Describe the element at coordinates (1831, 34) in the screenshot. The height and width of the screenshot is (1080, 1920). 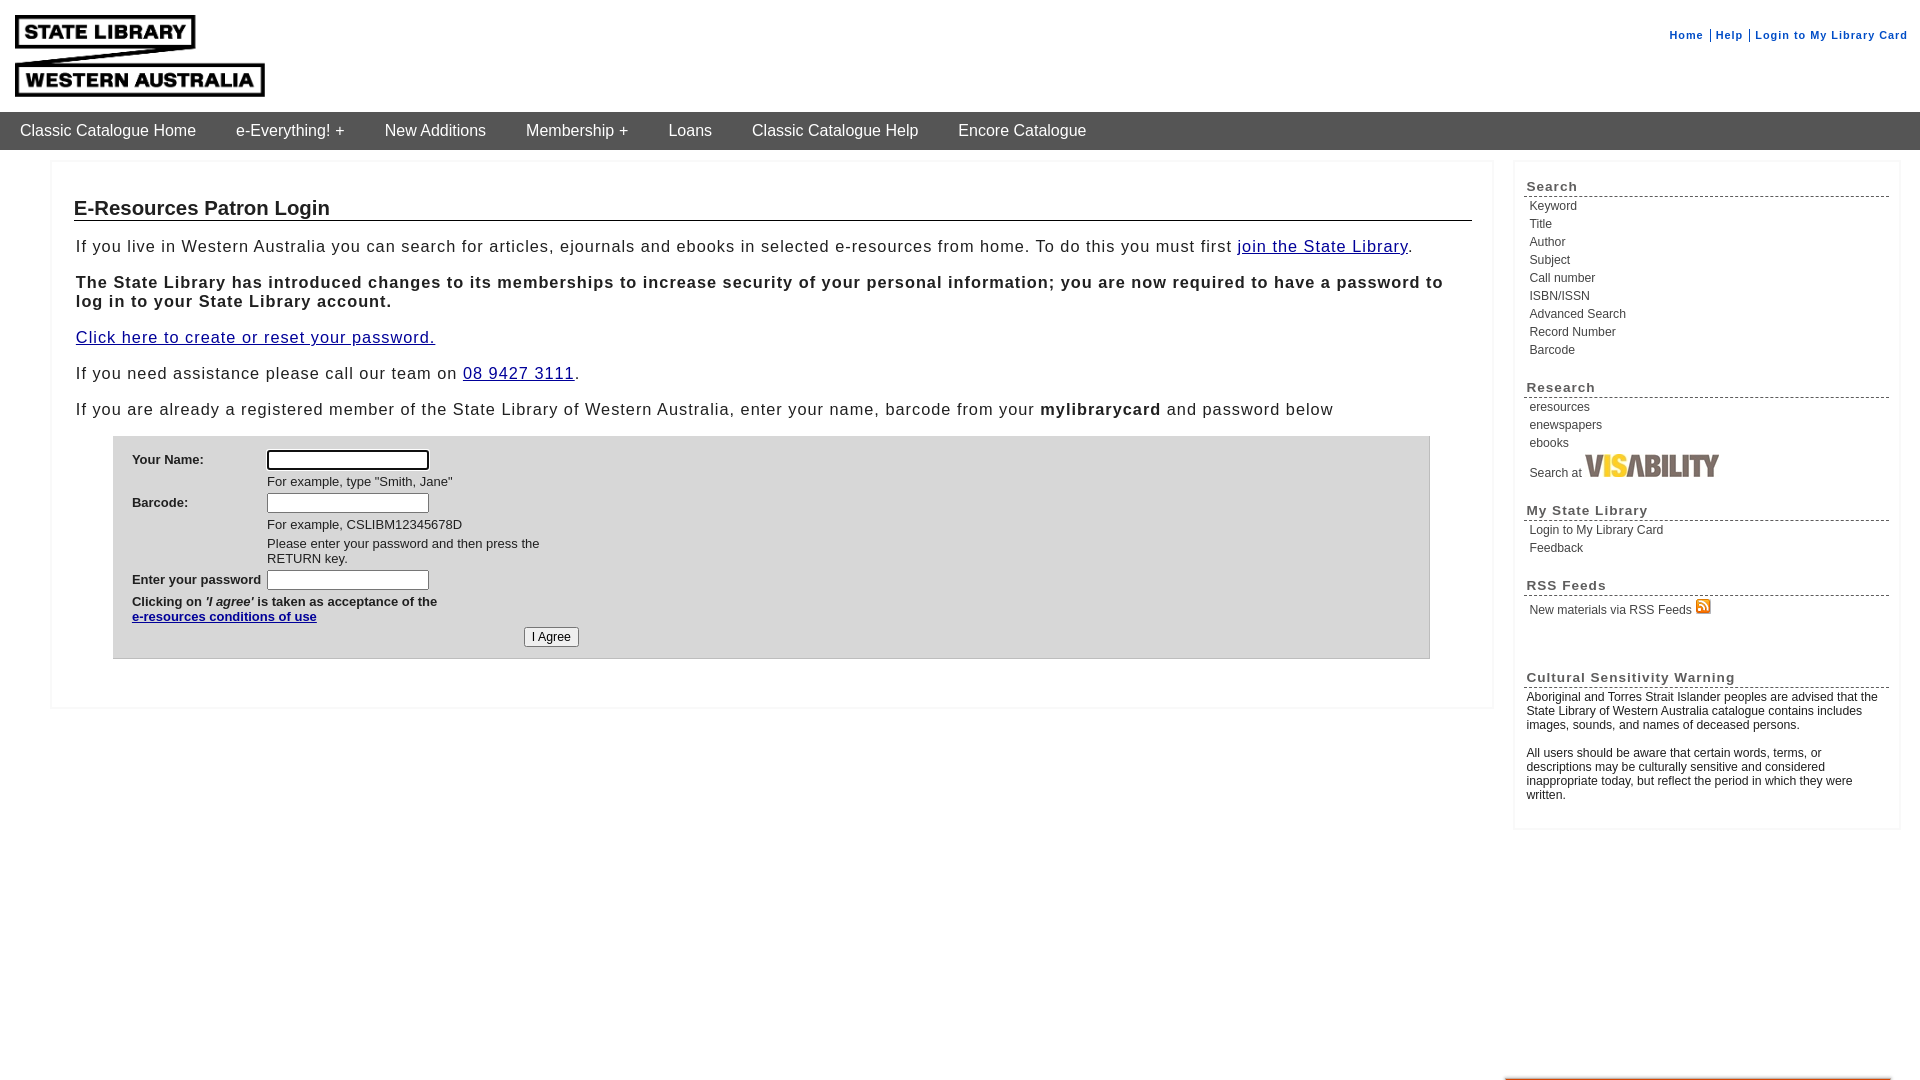
I see `'Login to My Library Card'` at that location.